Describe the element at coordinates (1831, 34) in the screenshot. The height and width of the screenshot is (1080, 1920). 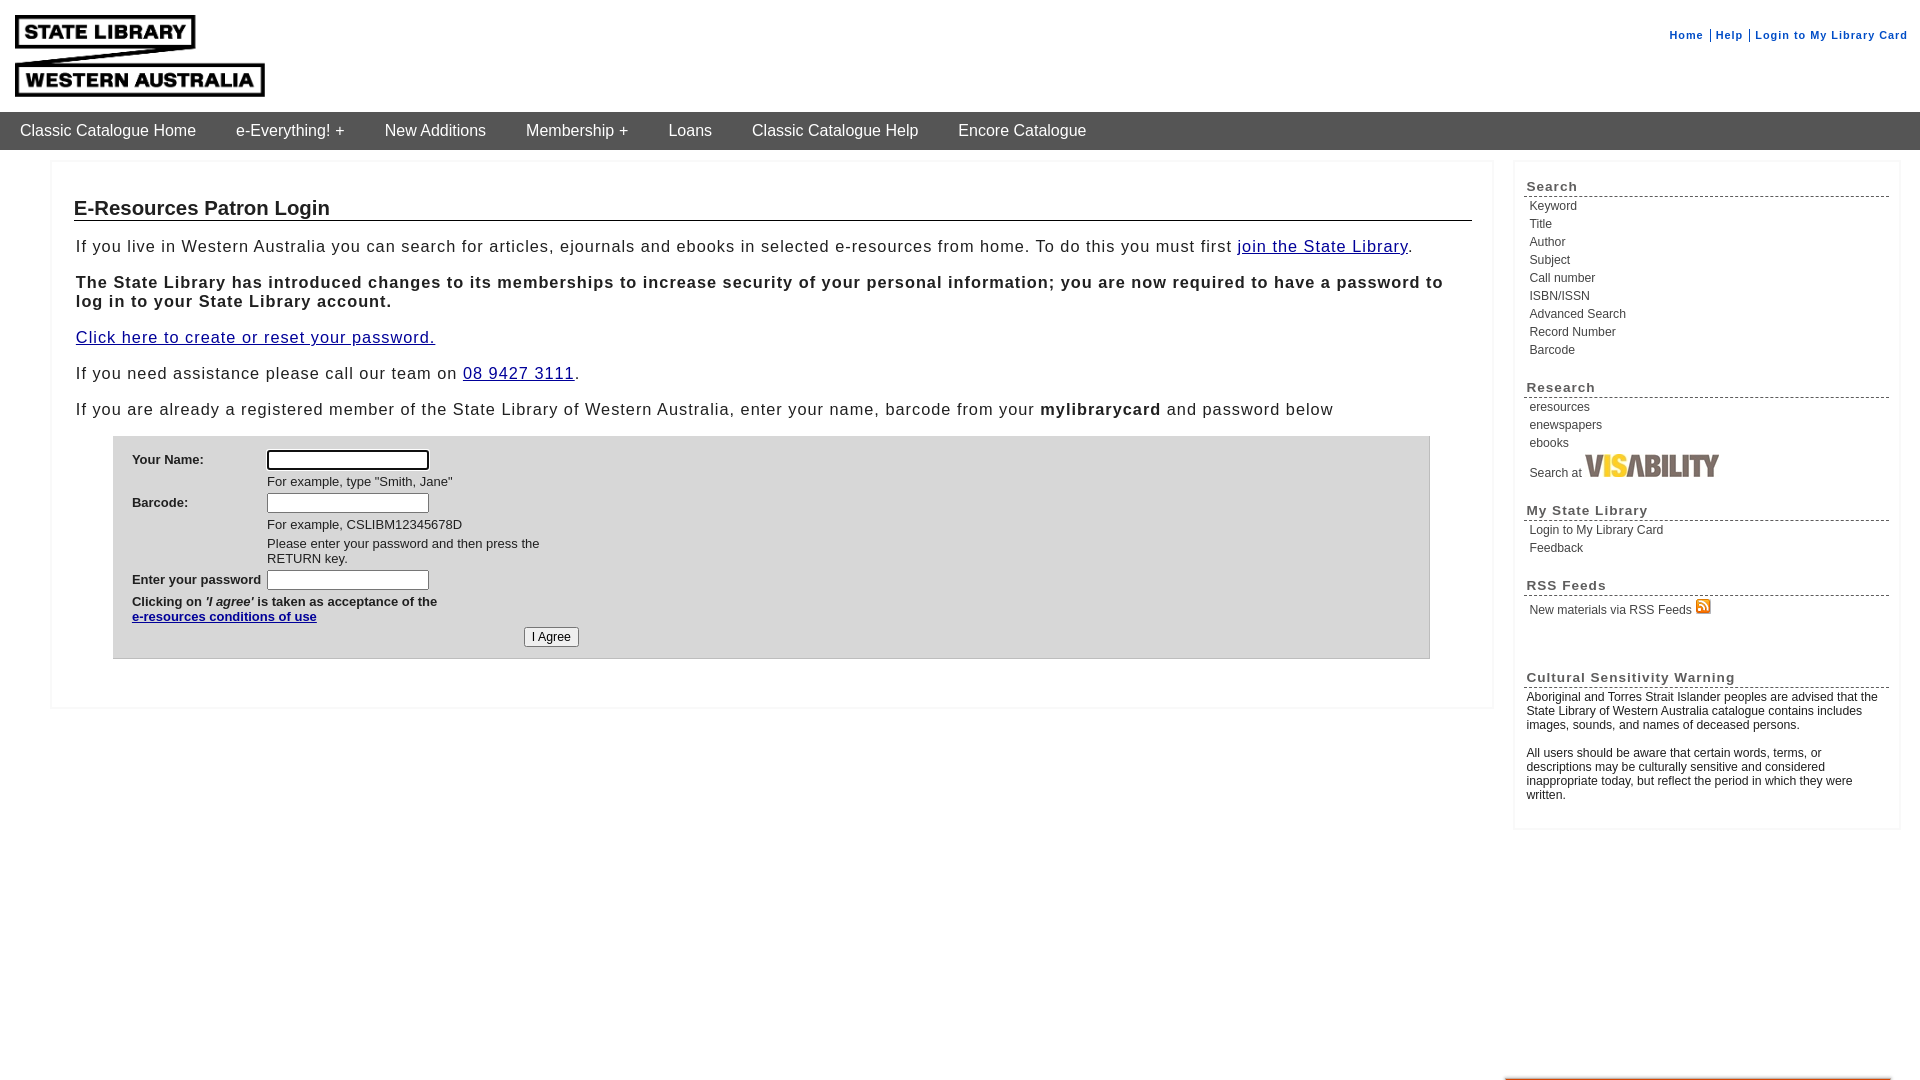
I see `'Login to My Library Card'` at that location.